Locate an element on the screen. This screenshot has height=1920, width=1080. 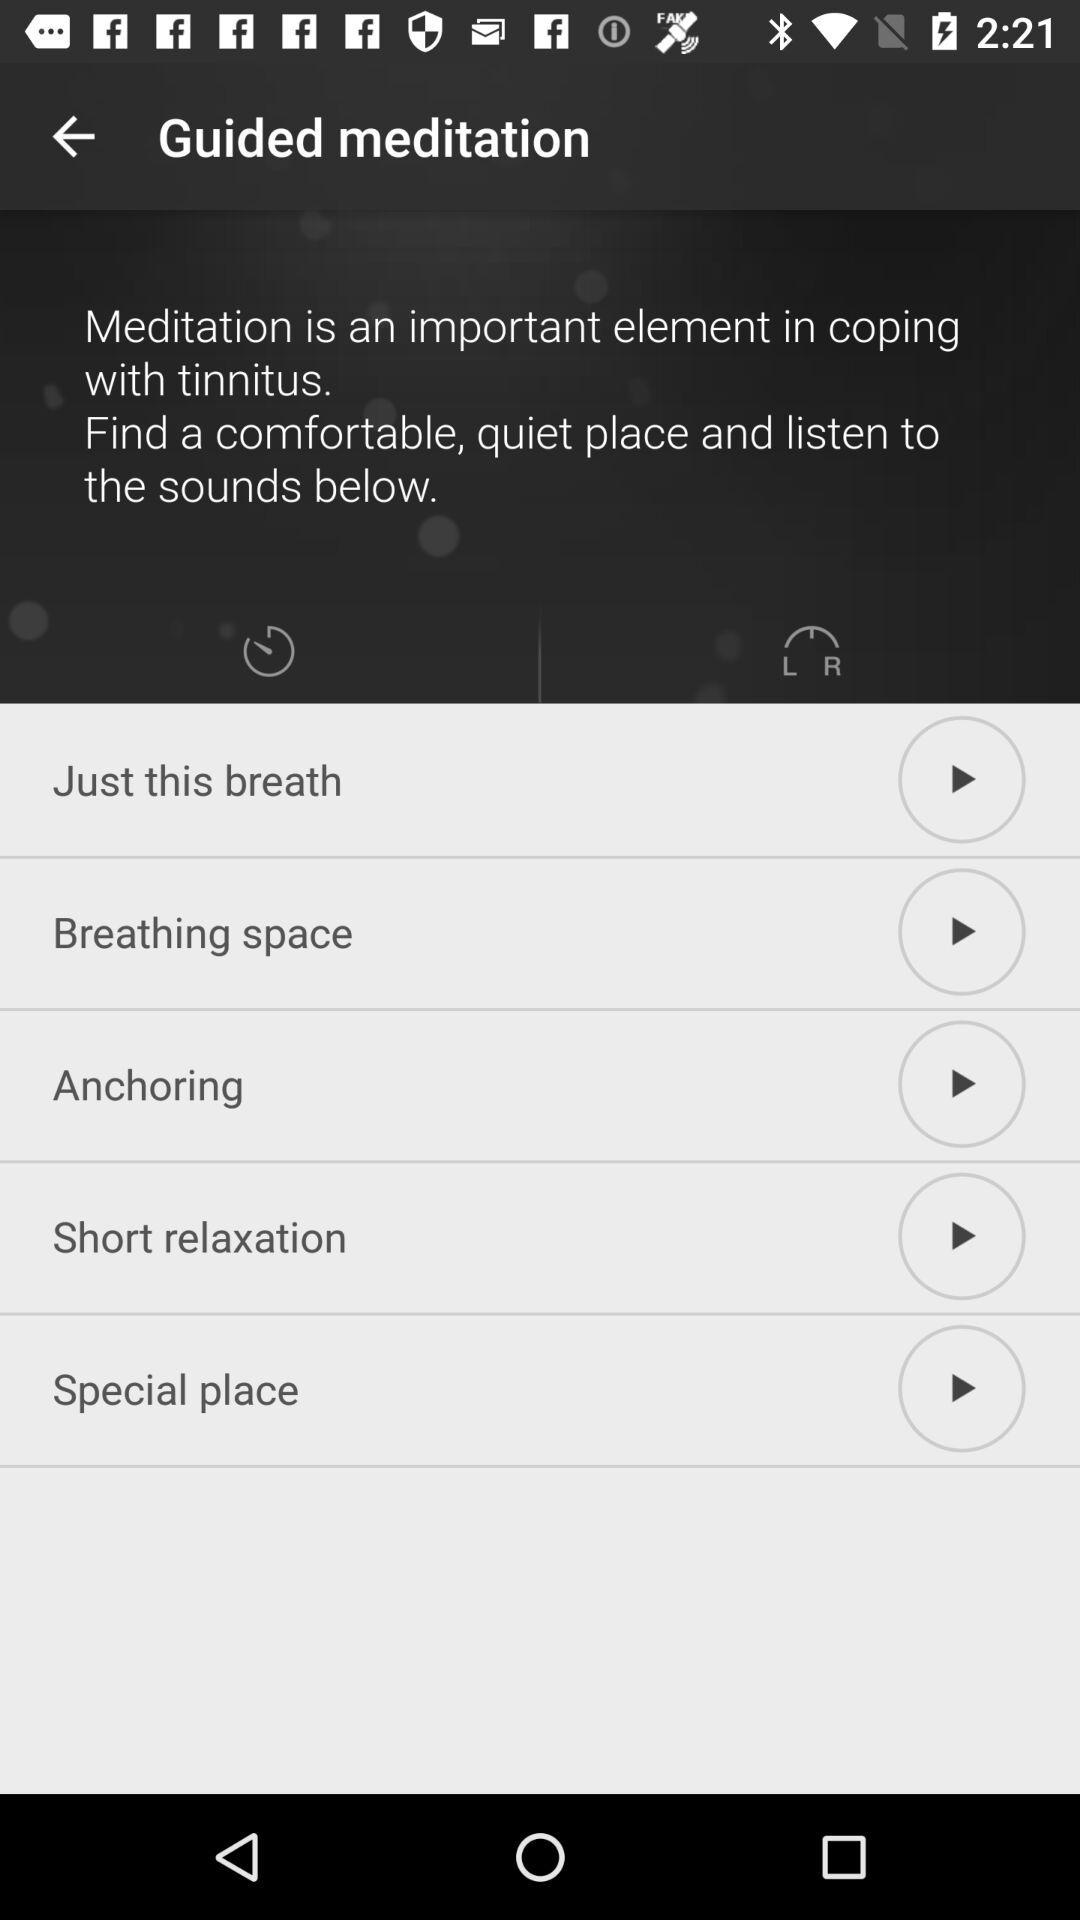
the item on the left is located at coordinates (267, 651).